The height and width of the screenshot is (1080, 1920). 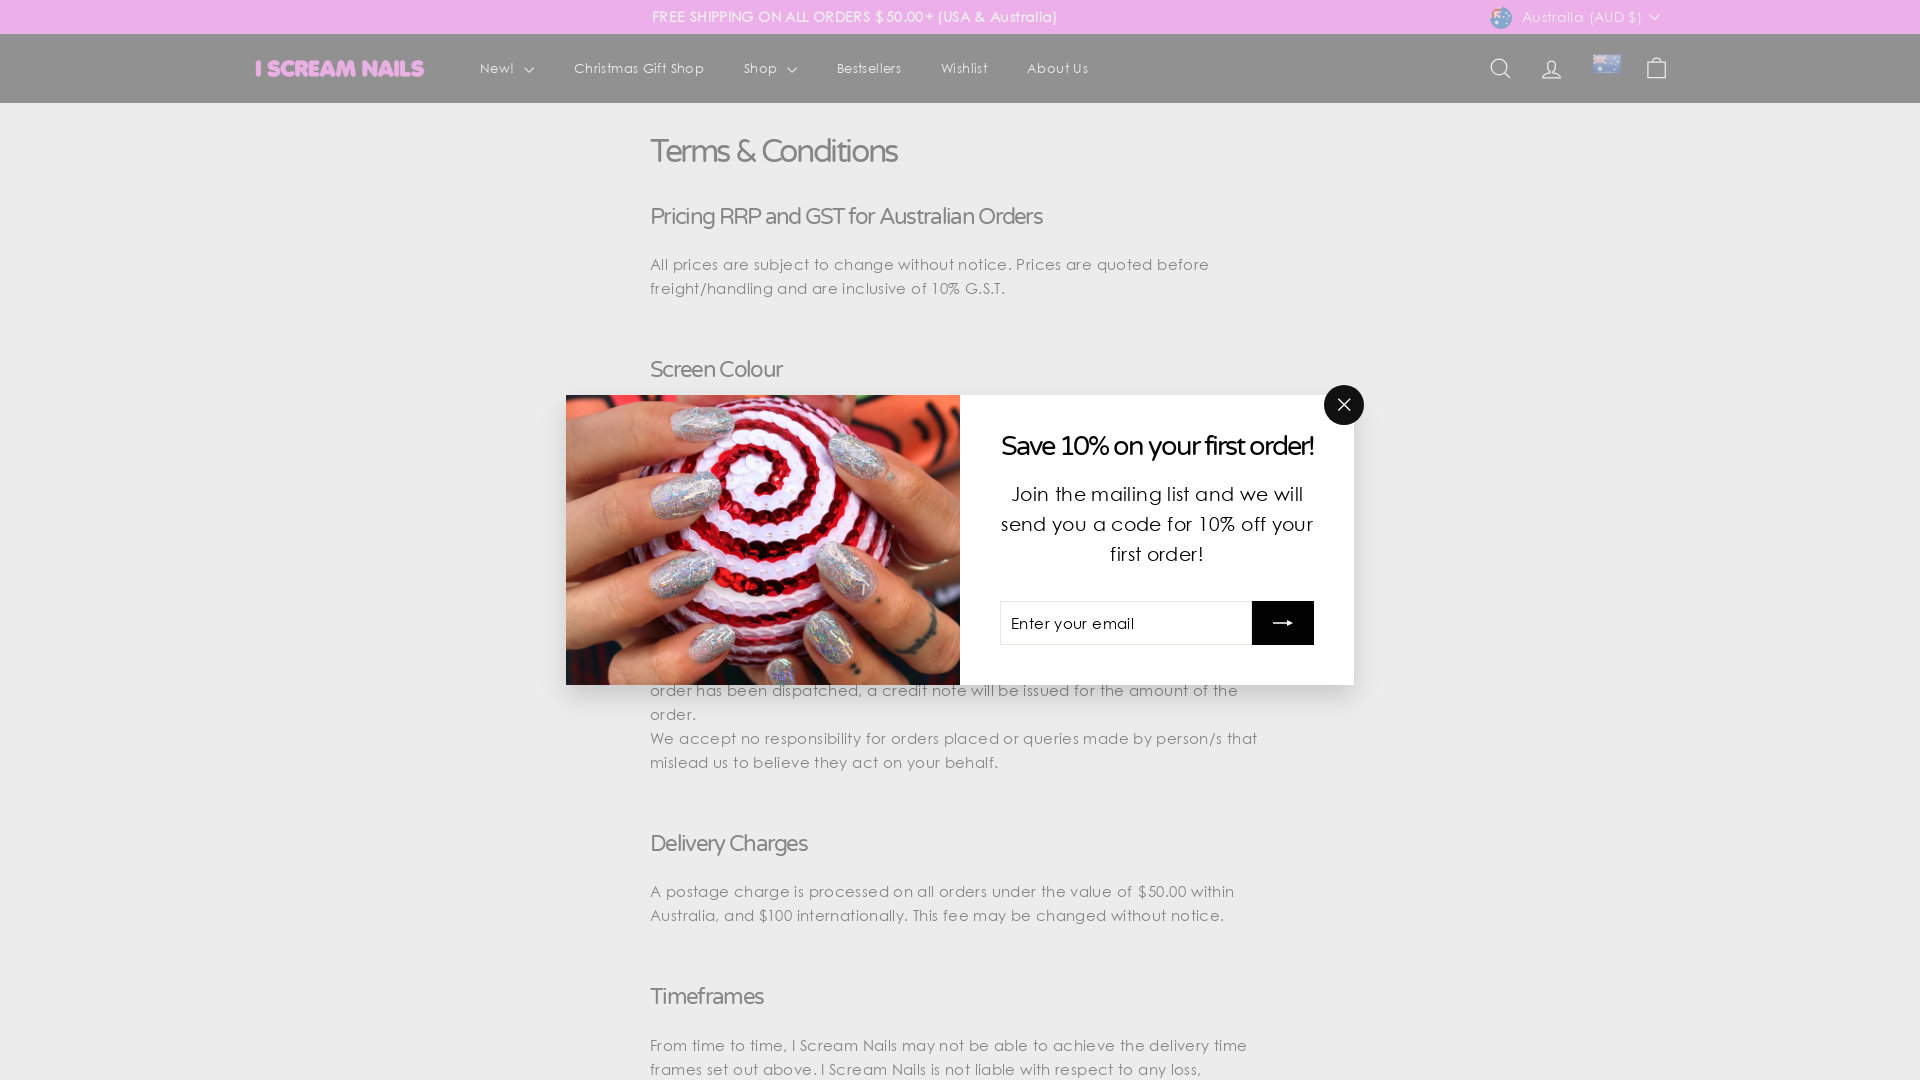 What do you see at coordinates (1344, 405) in the screenshot?
I see `'"Close (esc)"'` at bounding box center [1344, 405].